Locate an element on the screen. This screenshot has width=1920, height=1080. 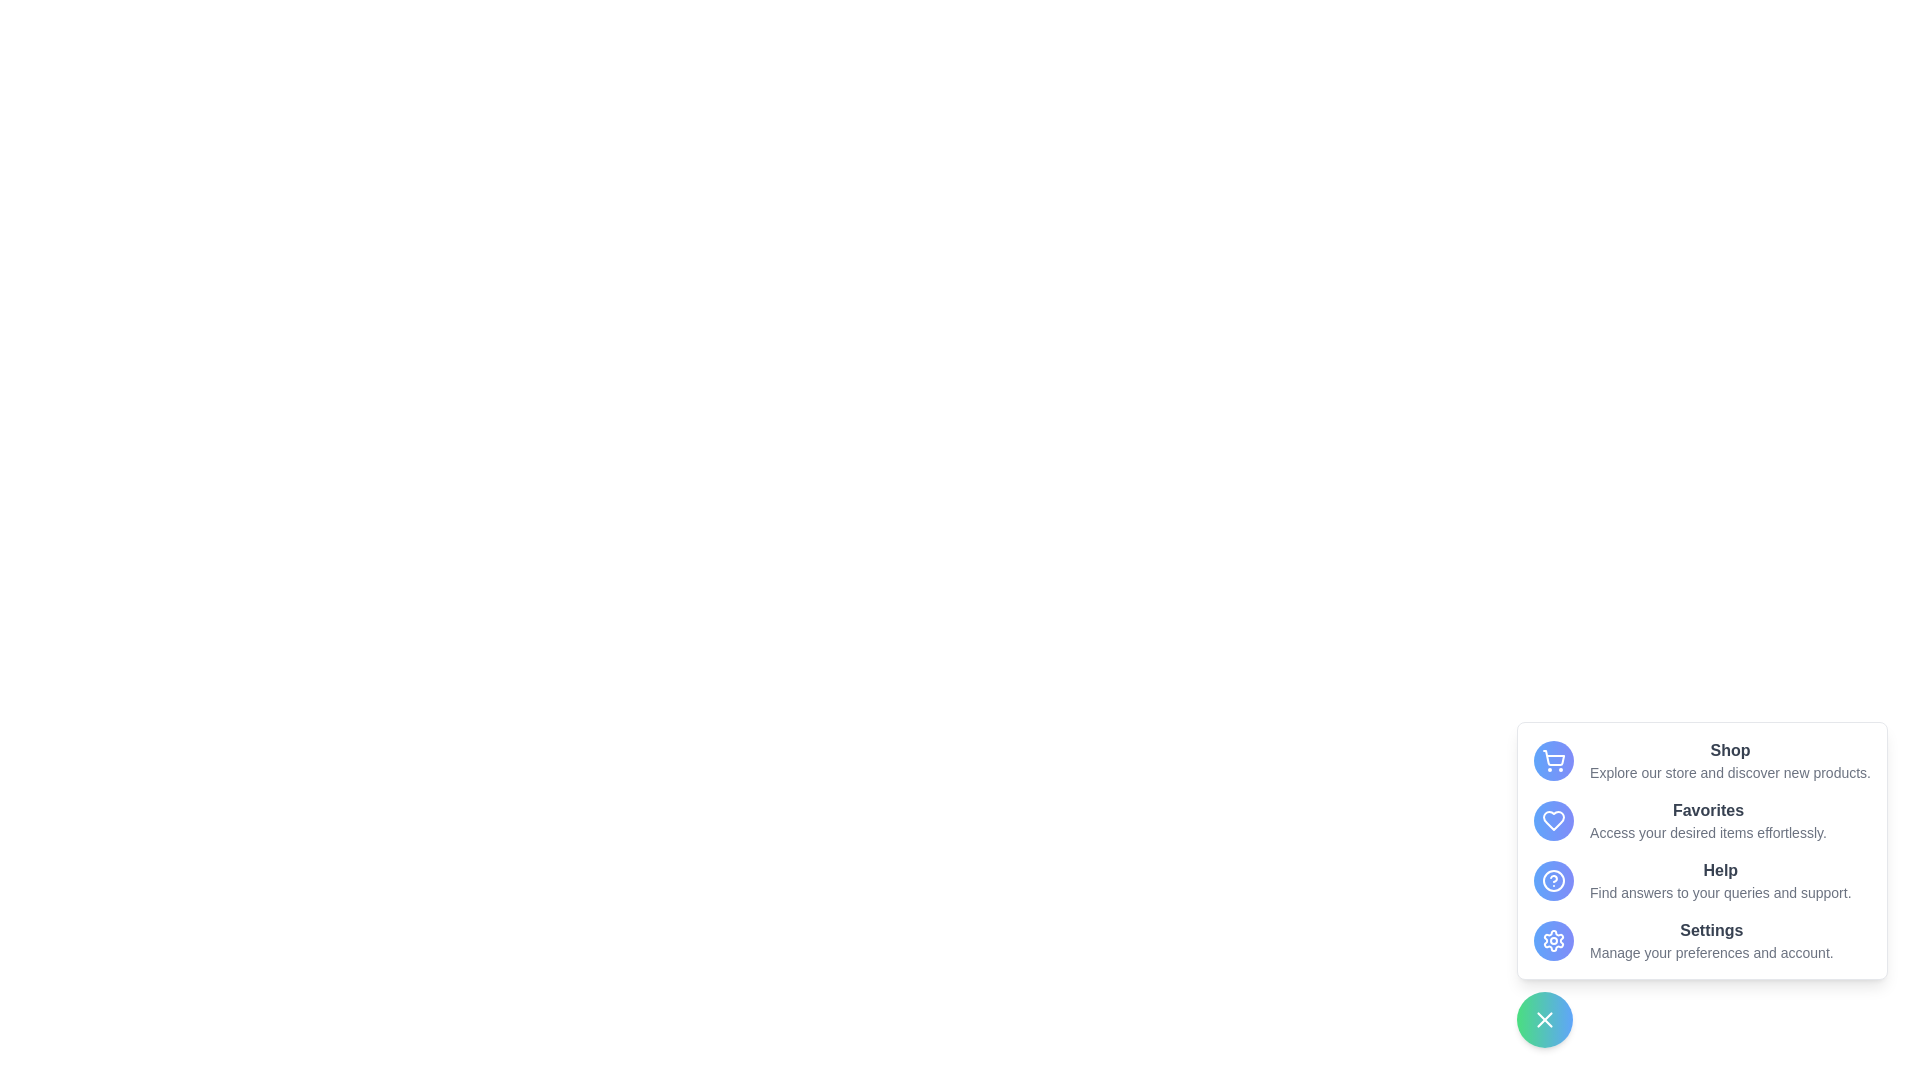
the menu option Settings is located at coordinates (1553, 941).